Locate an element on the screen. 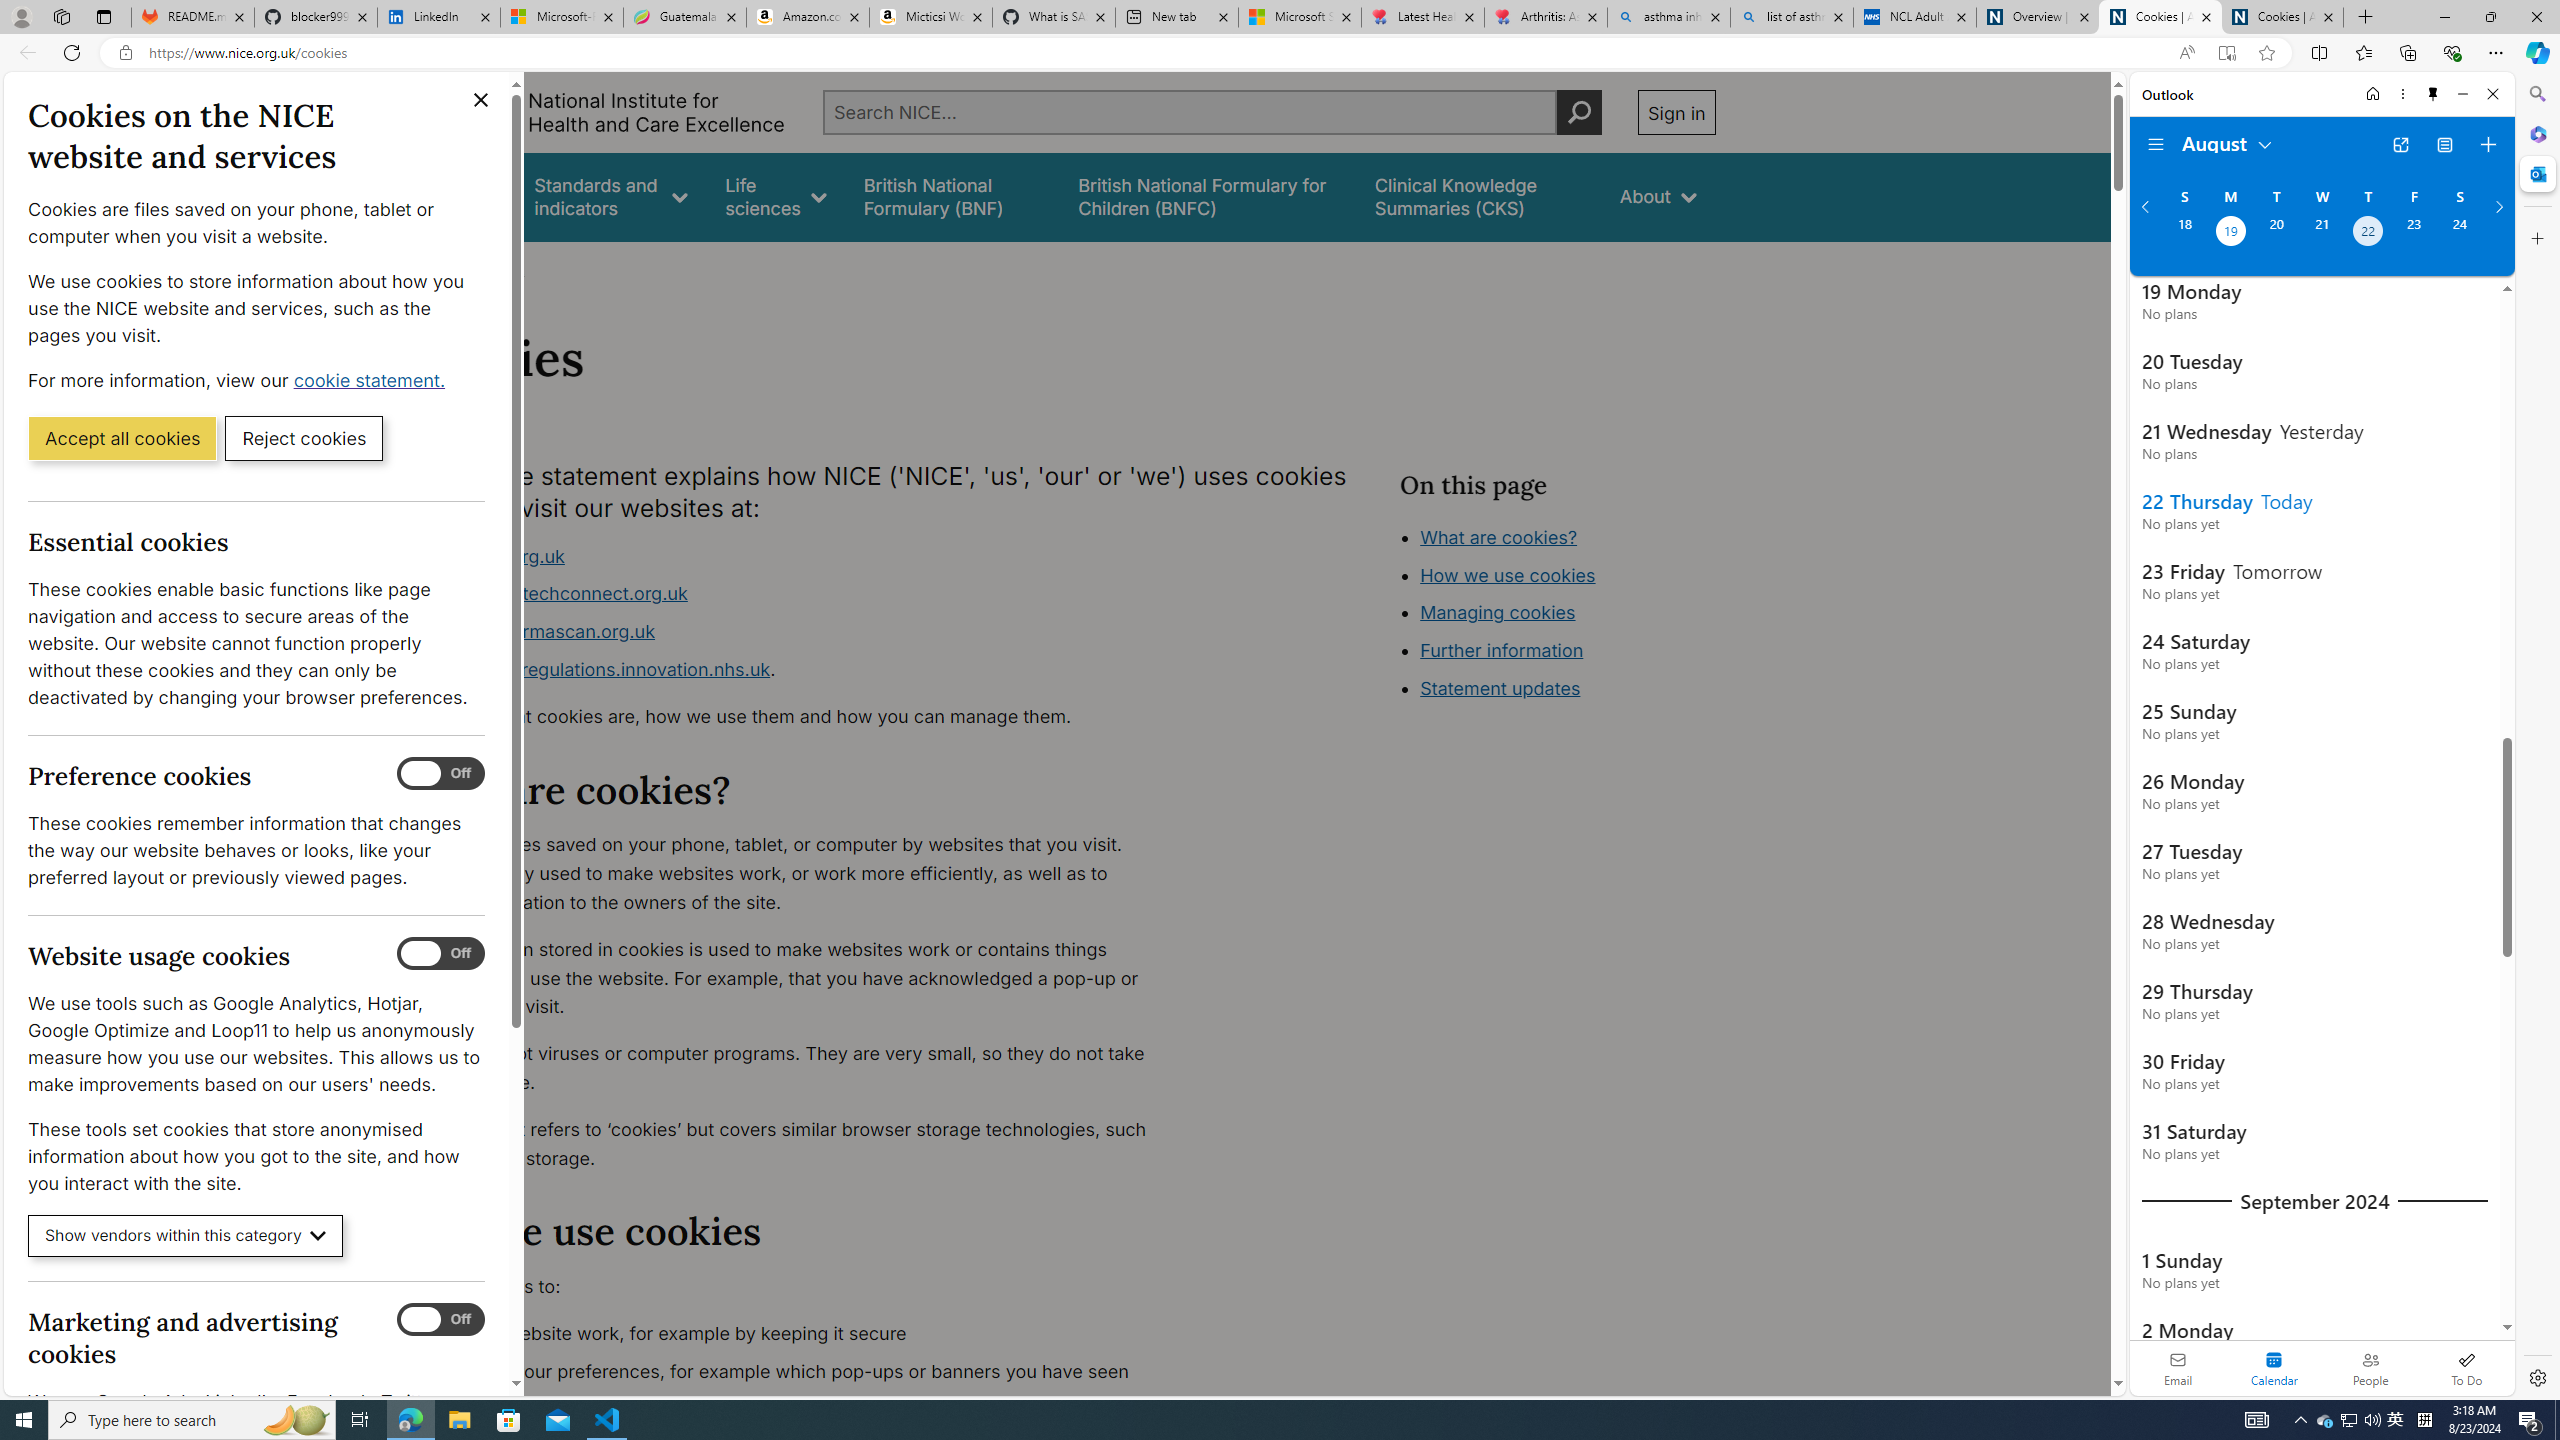  'cookie statement. (Opens in a new window)' is located at coordinates (371, 379).